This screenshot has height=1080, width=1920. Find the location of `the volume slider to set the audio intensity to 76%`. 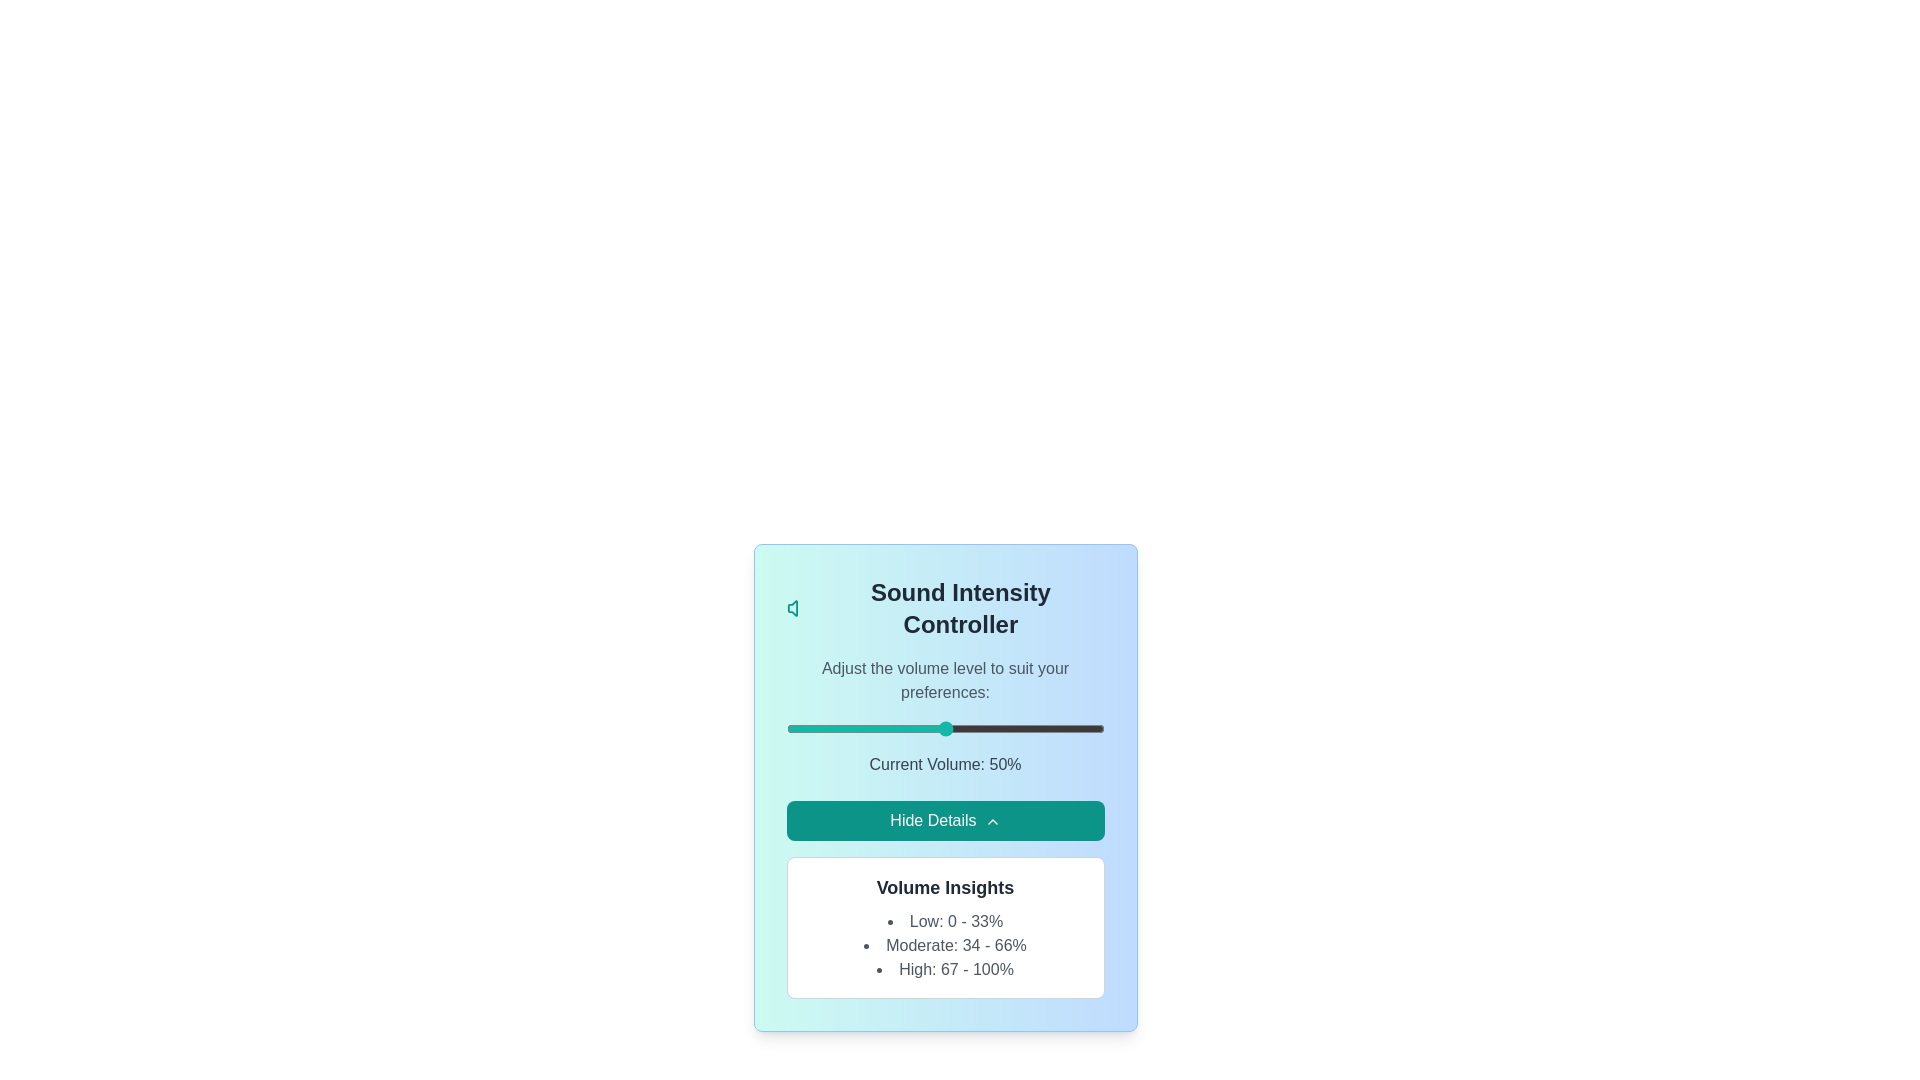

the volume slider to set the audio intensity to 76% is located at coordinates (1028, 729).